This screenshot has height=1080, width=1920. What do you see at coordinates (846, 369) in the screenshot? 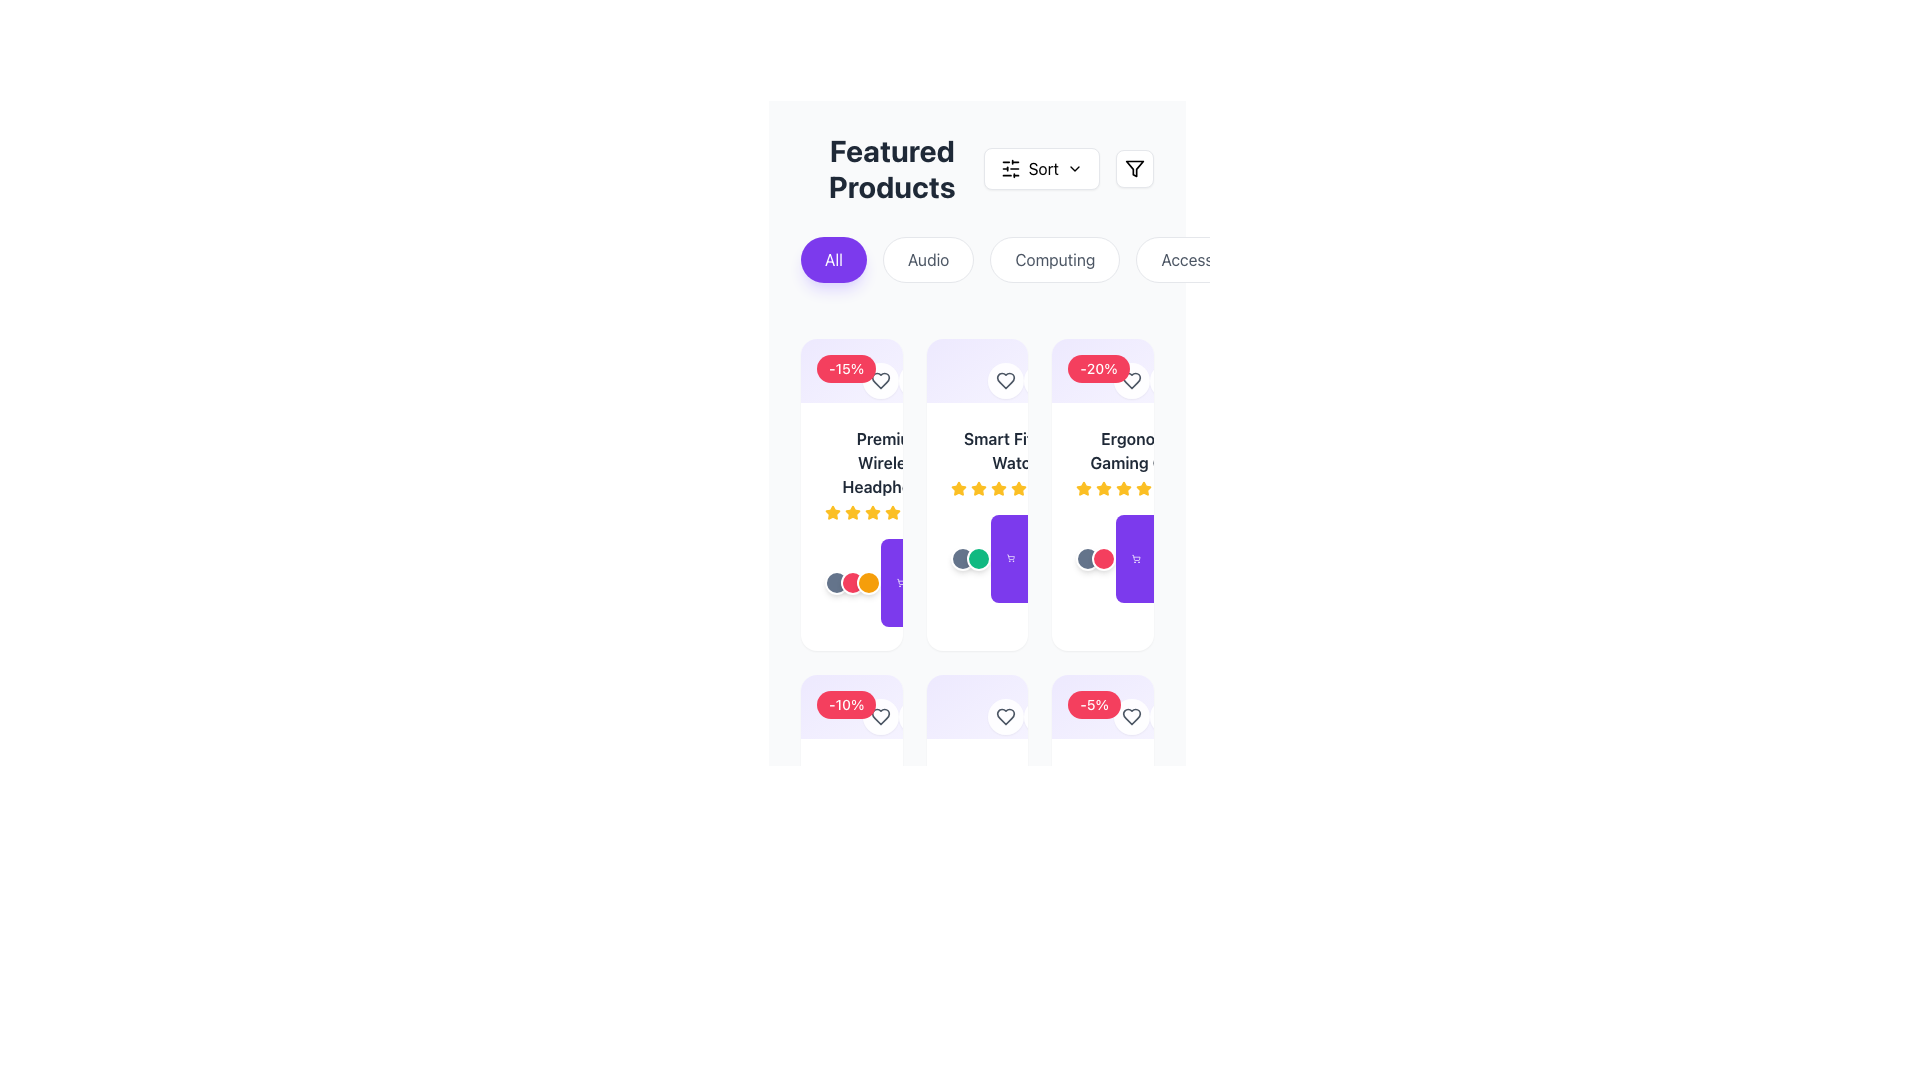
I see `the non-interactive badge displaying '-15%' with a rose-pink background located in the top-left corner of the first card in the top row` at bounding box center [846, 369].